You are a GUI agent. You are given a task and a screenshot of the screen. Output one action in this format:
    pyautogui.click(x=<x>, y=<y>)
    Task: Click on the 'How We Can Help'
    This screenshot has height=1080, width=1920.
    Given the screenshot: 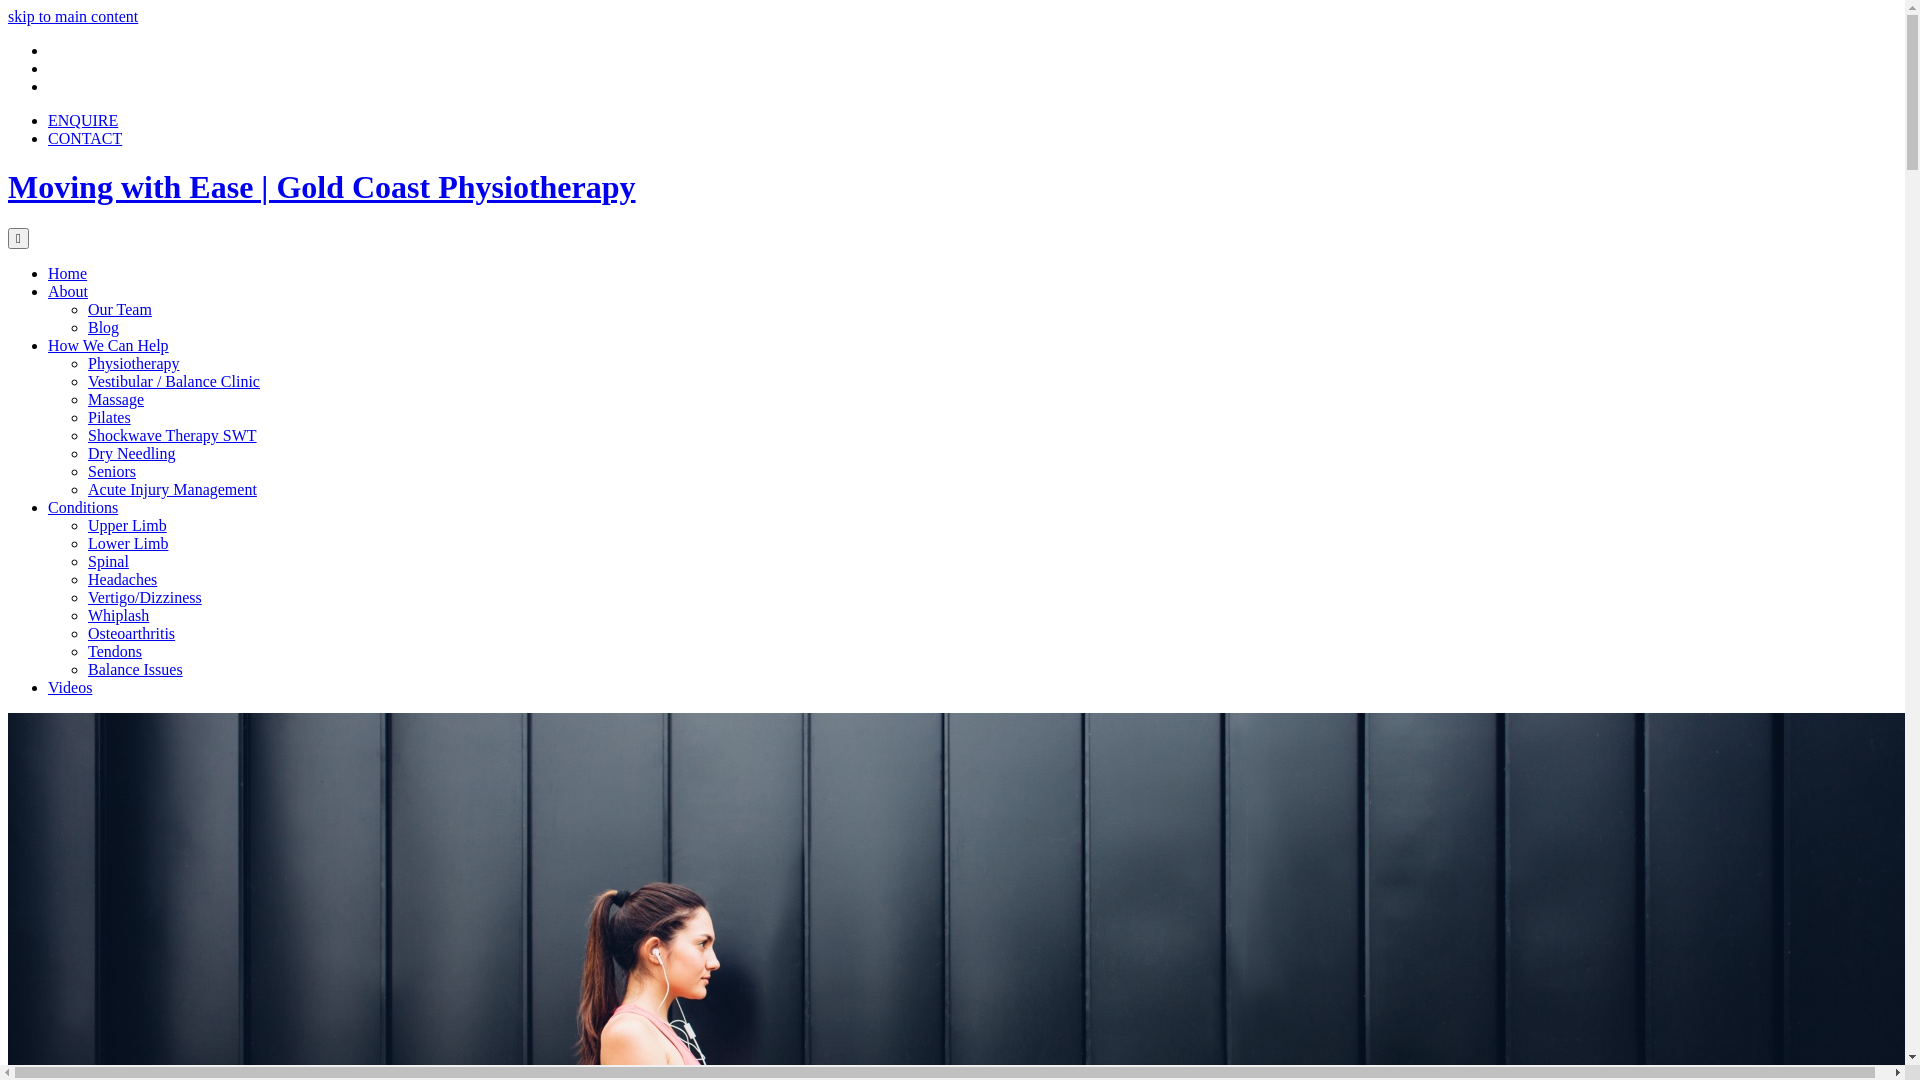 What is the action you would take?
    pyautogui.click(x=107, y=344)
    